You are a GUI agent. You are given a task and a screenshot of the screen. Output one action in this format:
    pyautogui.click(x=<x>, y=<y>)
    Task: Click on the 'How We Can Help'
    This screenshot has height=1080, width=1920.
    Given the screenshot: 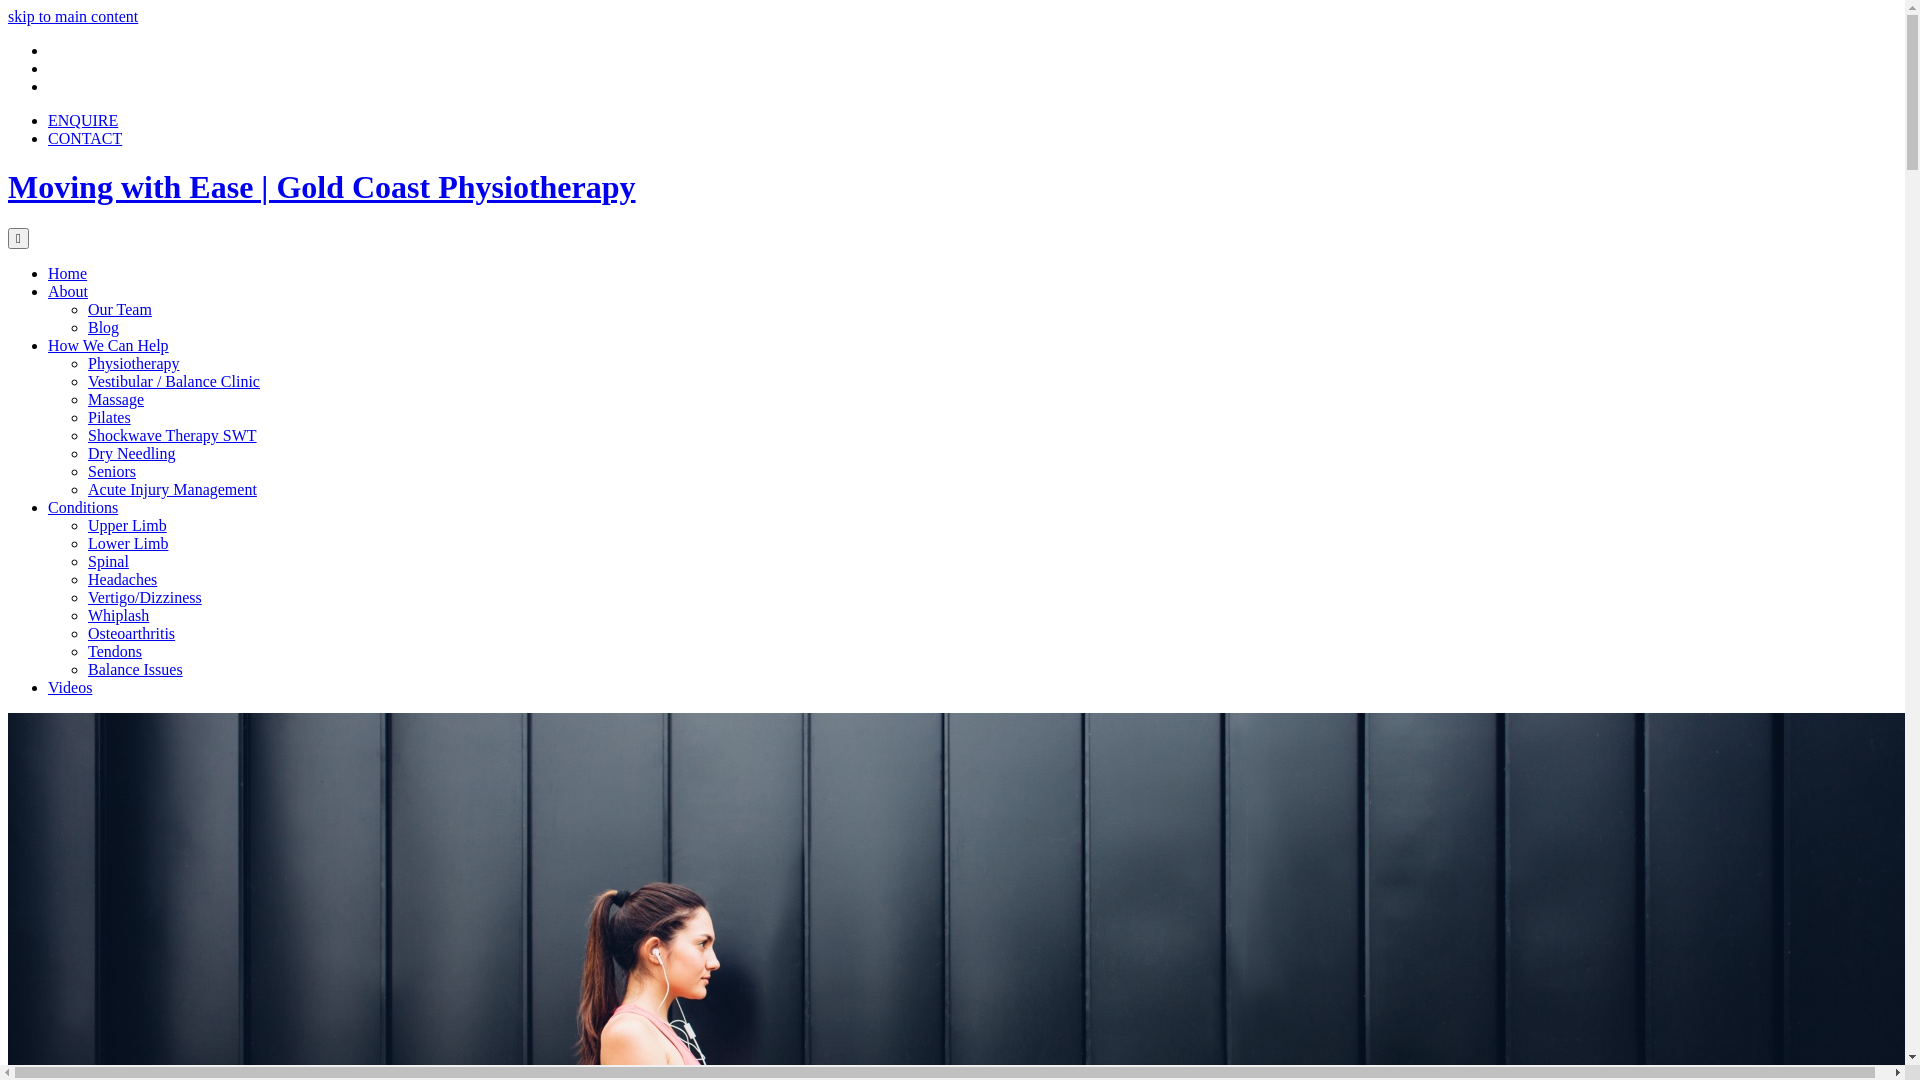 What is the action you would take?
    pyautogui.click(x=107, y=344)
    